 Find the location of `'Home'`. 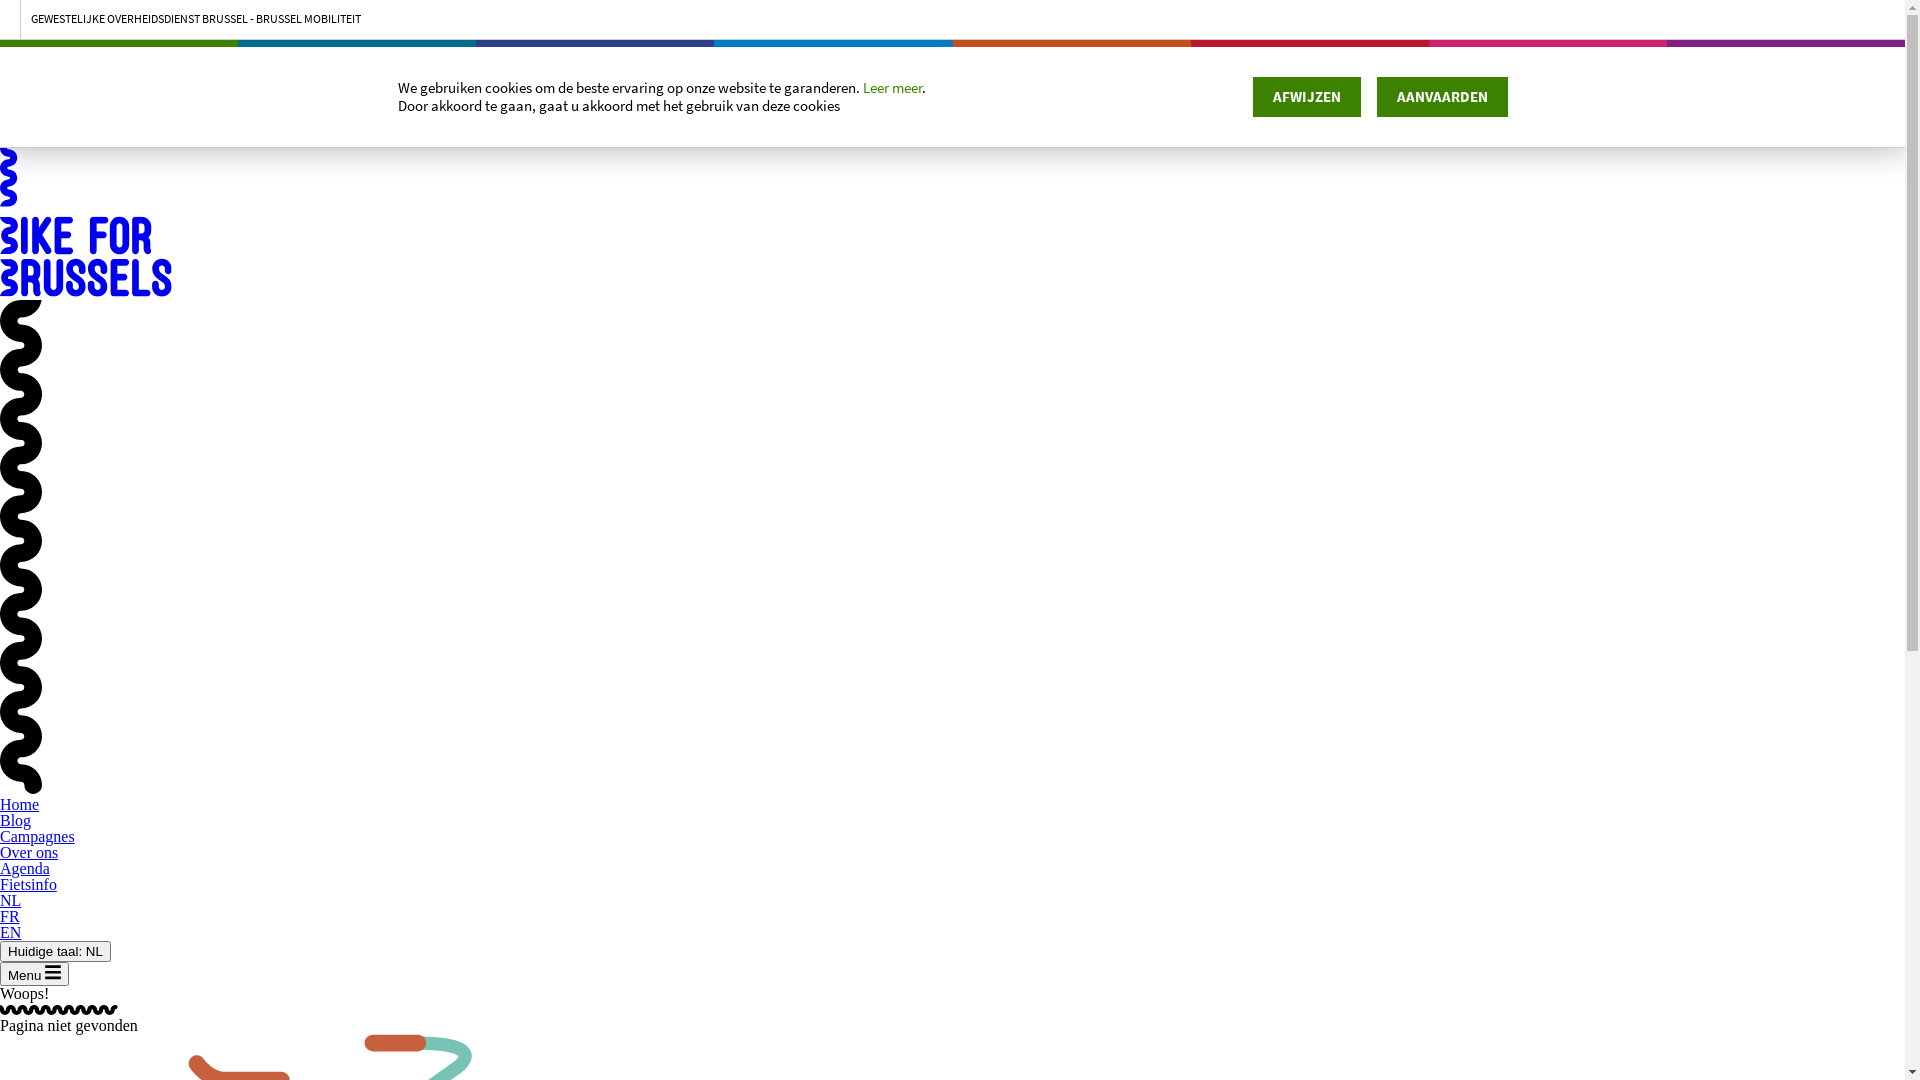

'Home' is located at coordinates (0, 803).